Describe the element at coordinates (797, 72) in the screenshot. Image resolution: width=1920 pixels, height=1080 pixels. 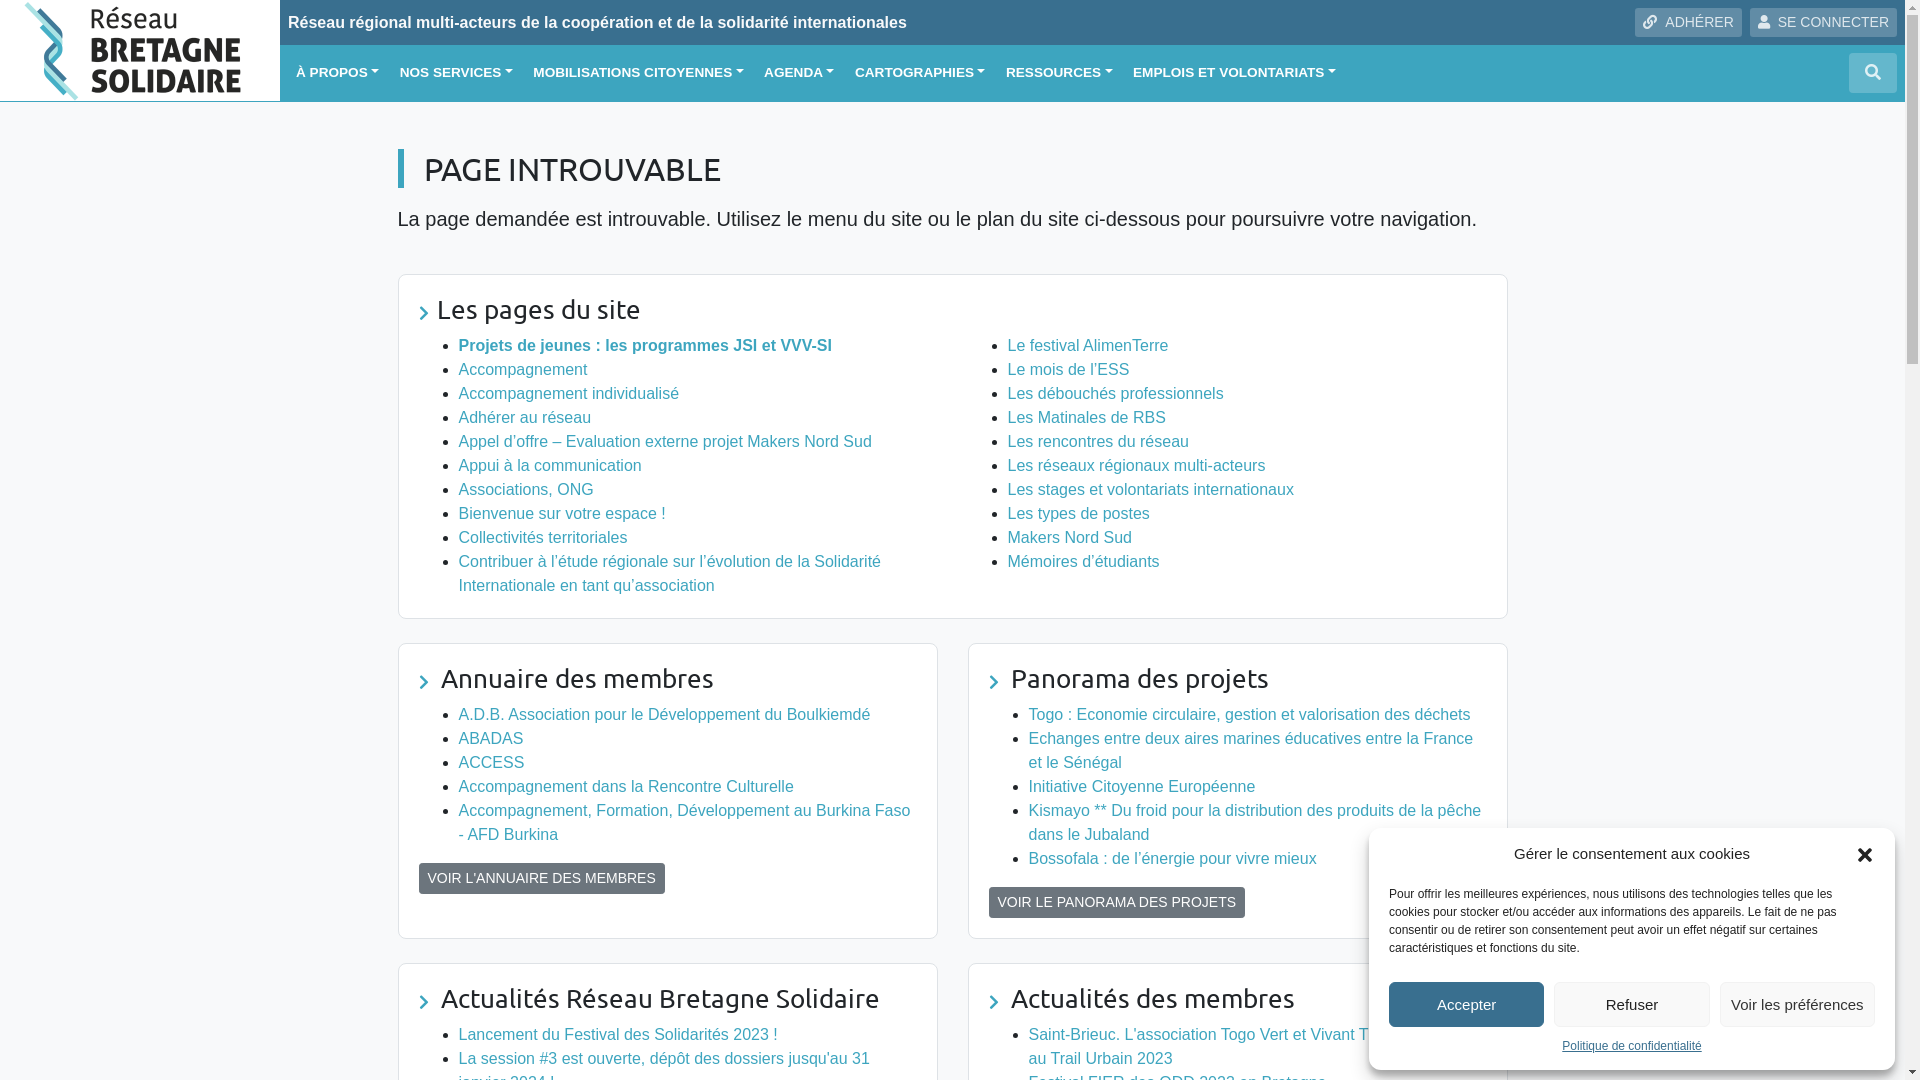
I see `'AGENDA'` at that location.